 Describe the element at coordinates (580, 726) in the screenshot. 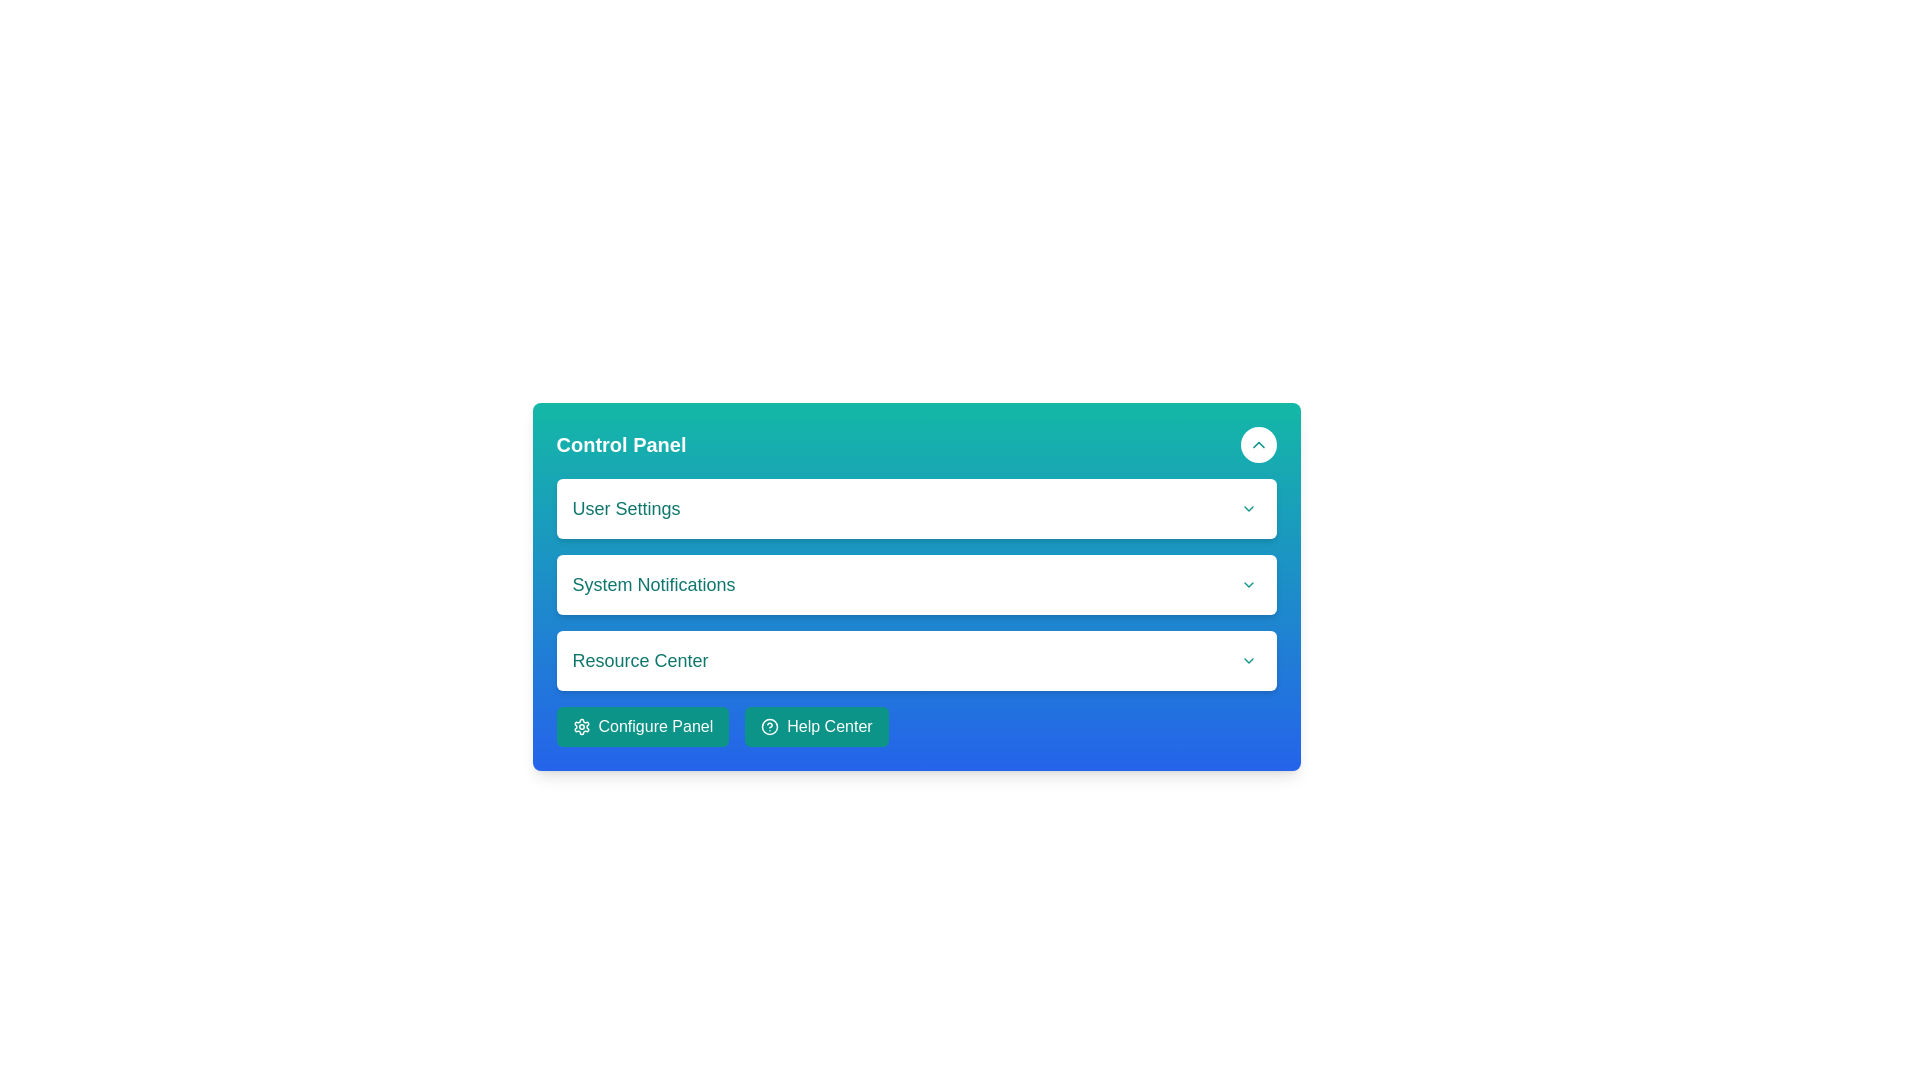

I see `the configuration icon located centrally within the 'Configure Panel' button at the bottom left corner of the panel` at that location.